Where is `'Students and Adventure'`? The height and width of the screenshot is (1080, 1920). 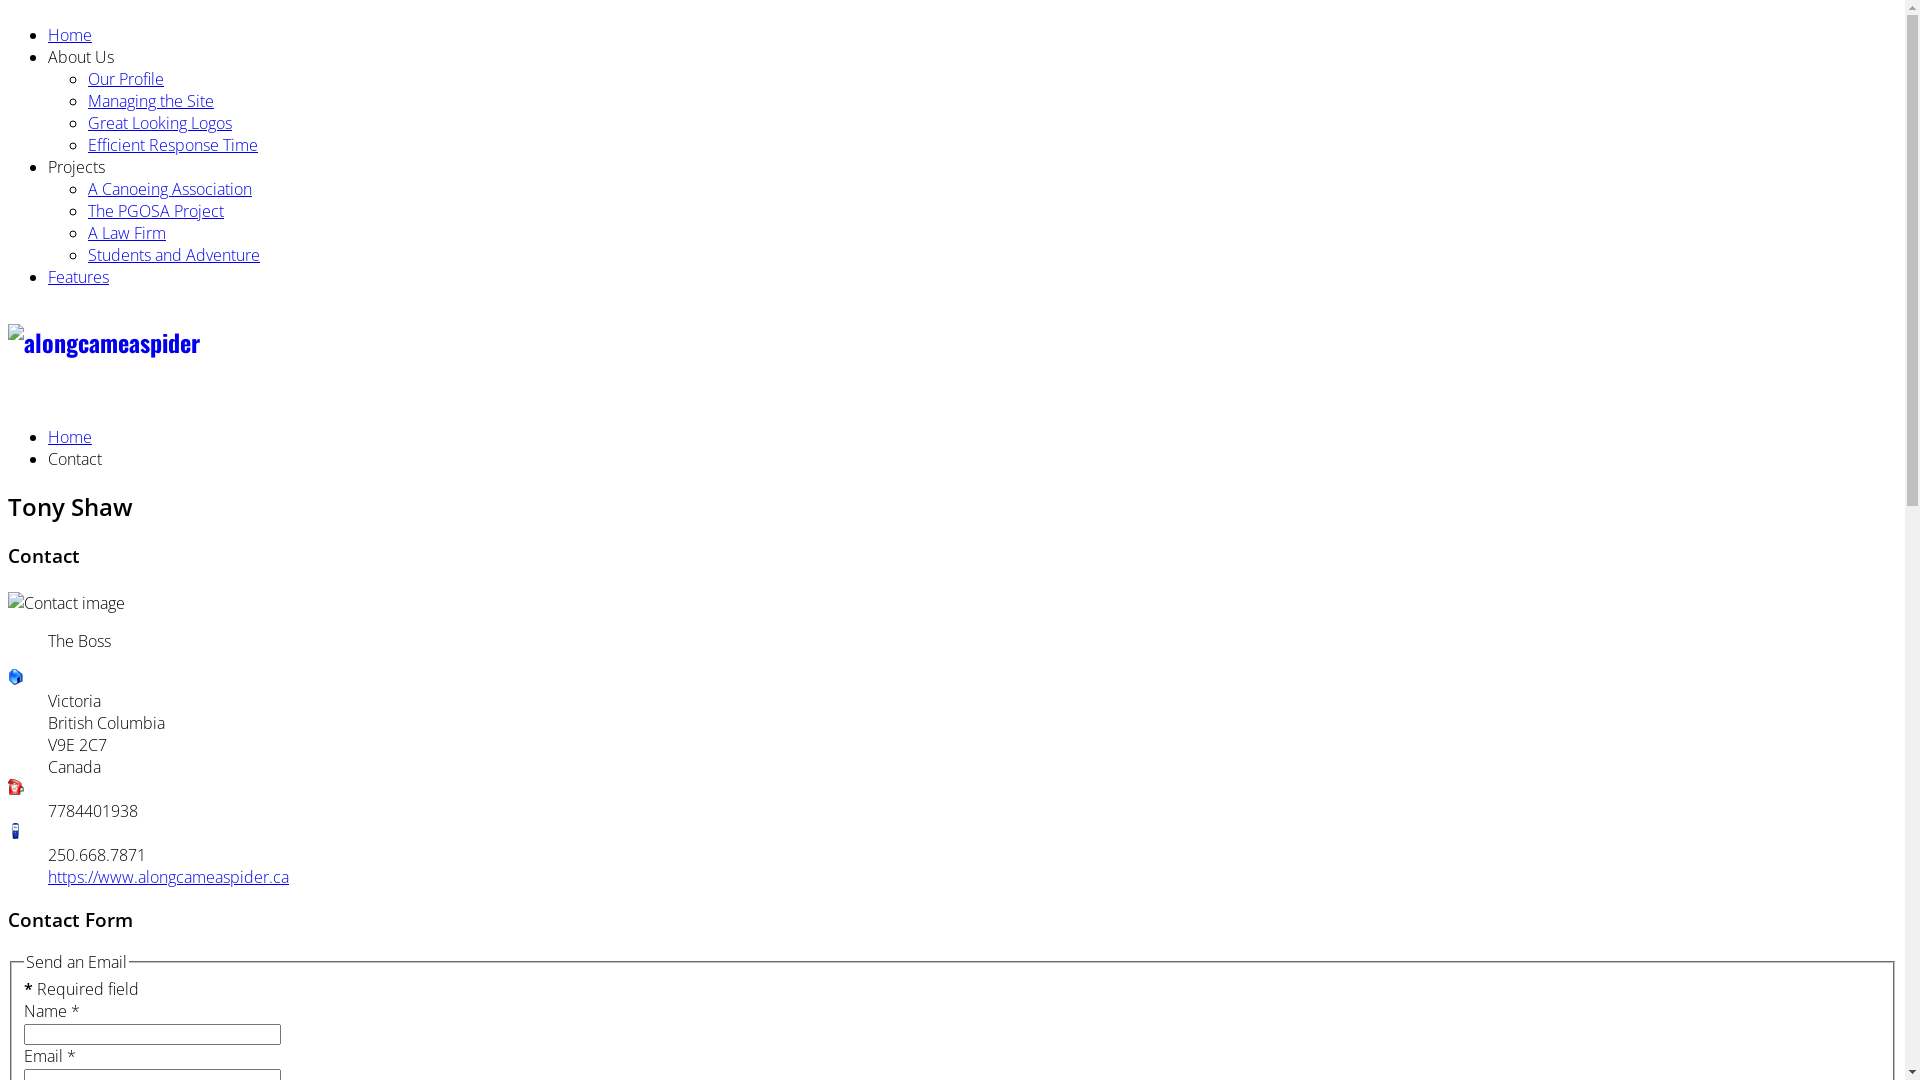 'Students and Adventure' is located at coordinates (173, 253).